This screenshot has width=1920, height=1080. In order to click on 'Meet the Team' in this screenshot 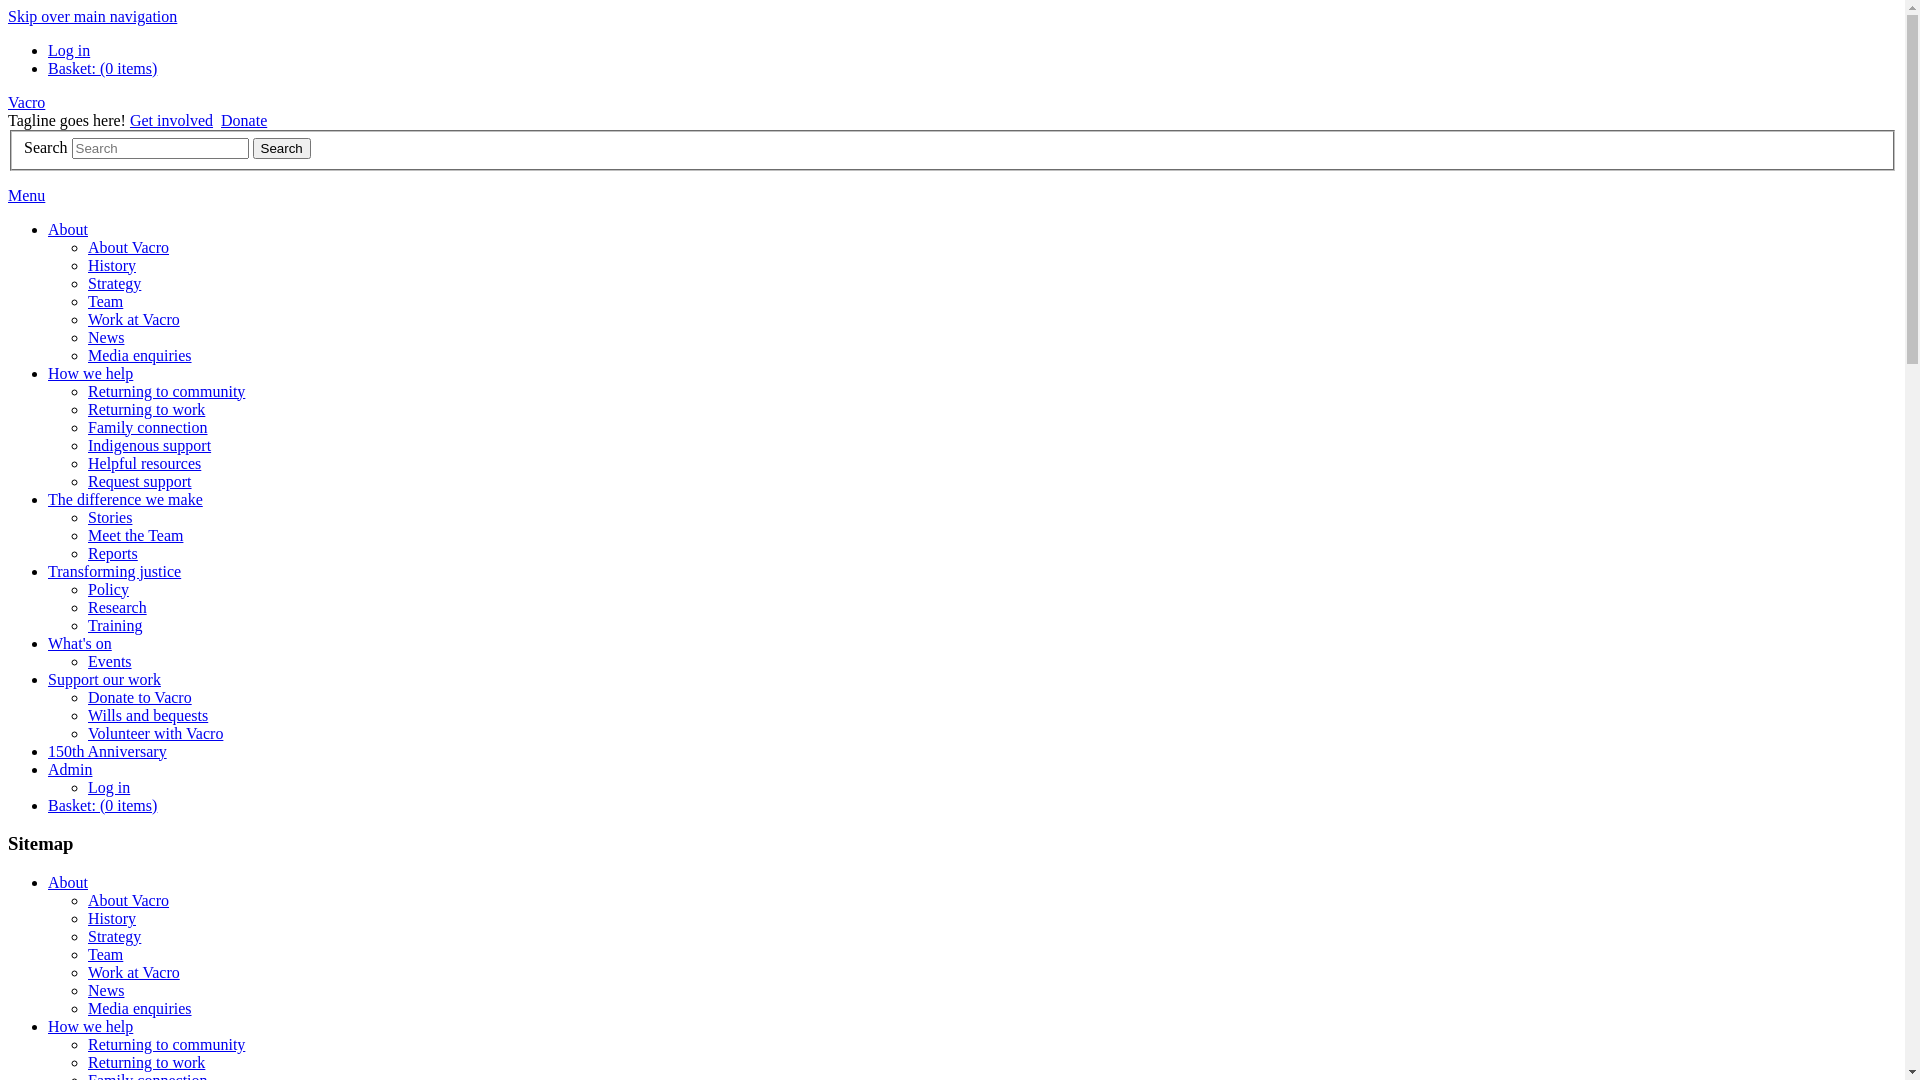, I will do `click(134, 534)`.